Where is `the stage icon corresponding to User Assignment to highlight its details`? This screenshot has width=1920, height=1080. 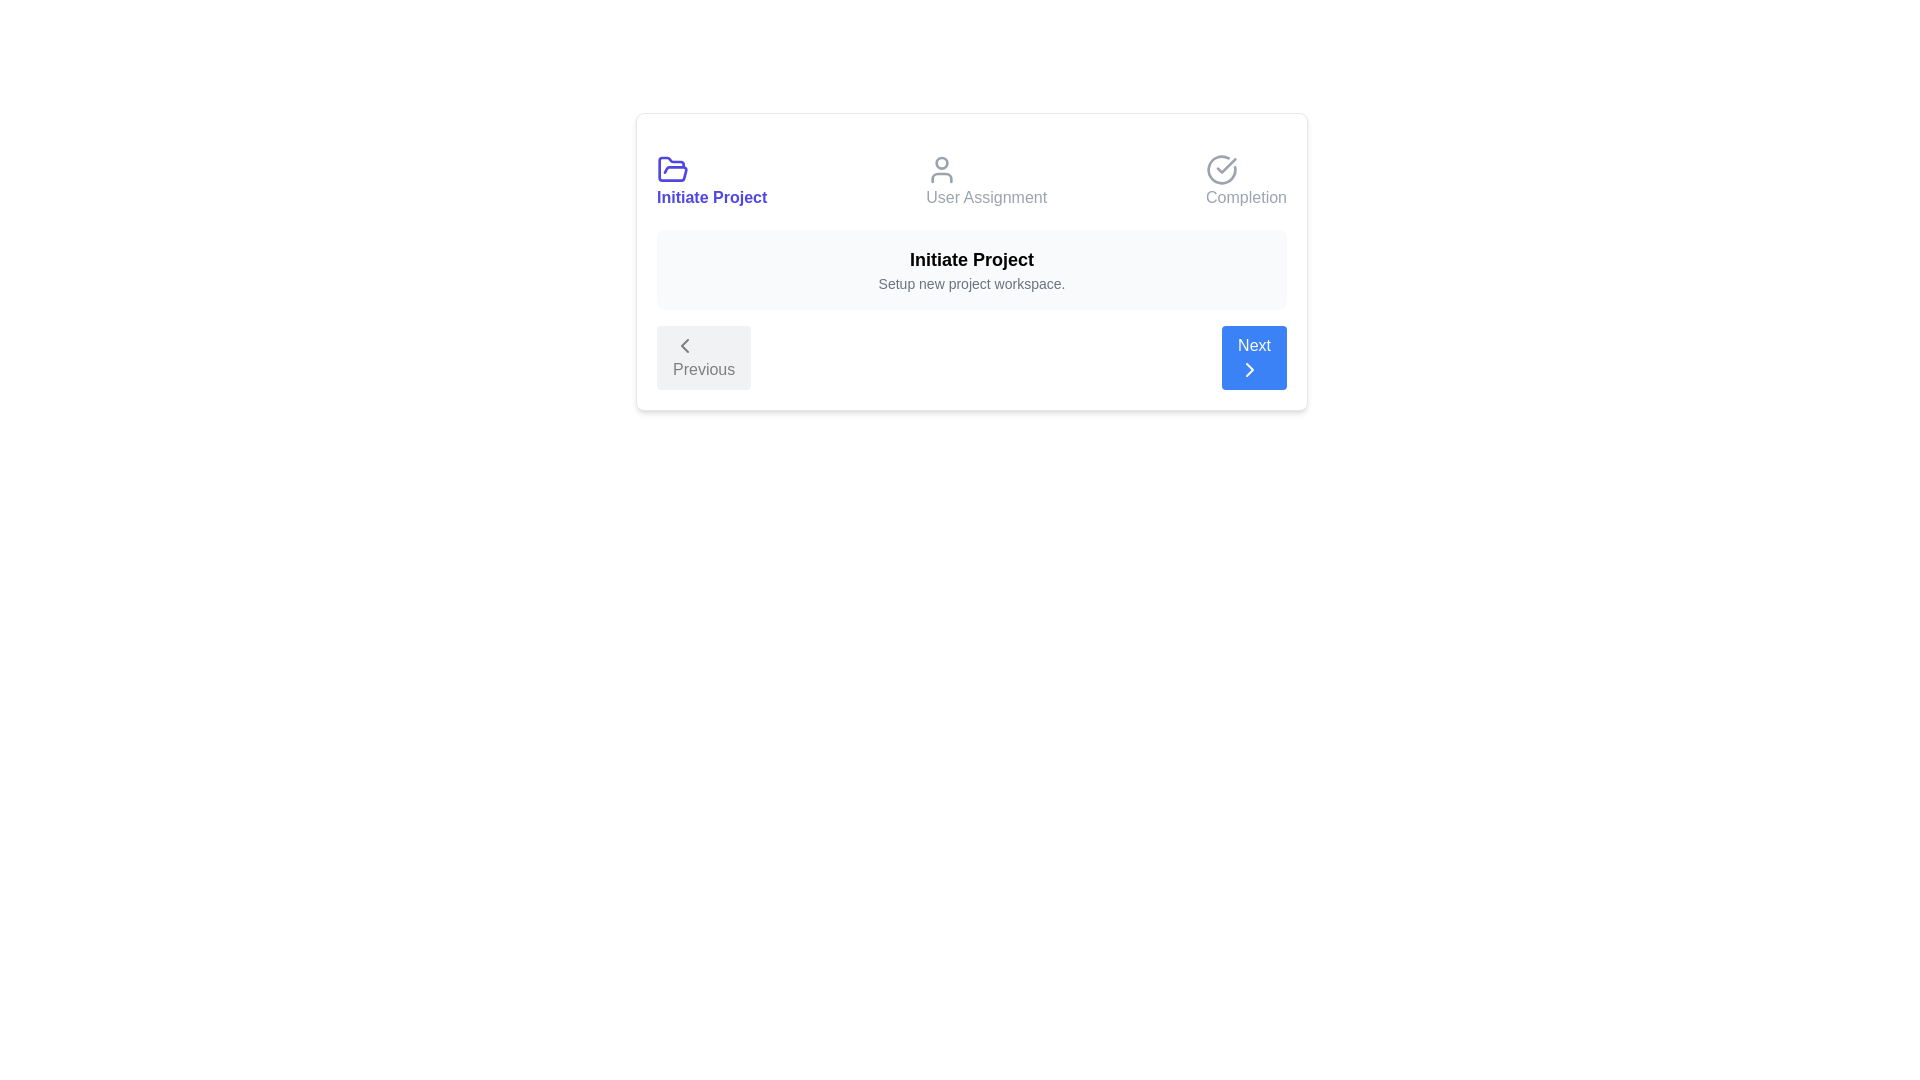 the stage icon corresponding to User Assignment to highlight its details is located at coordinates (985, 181).